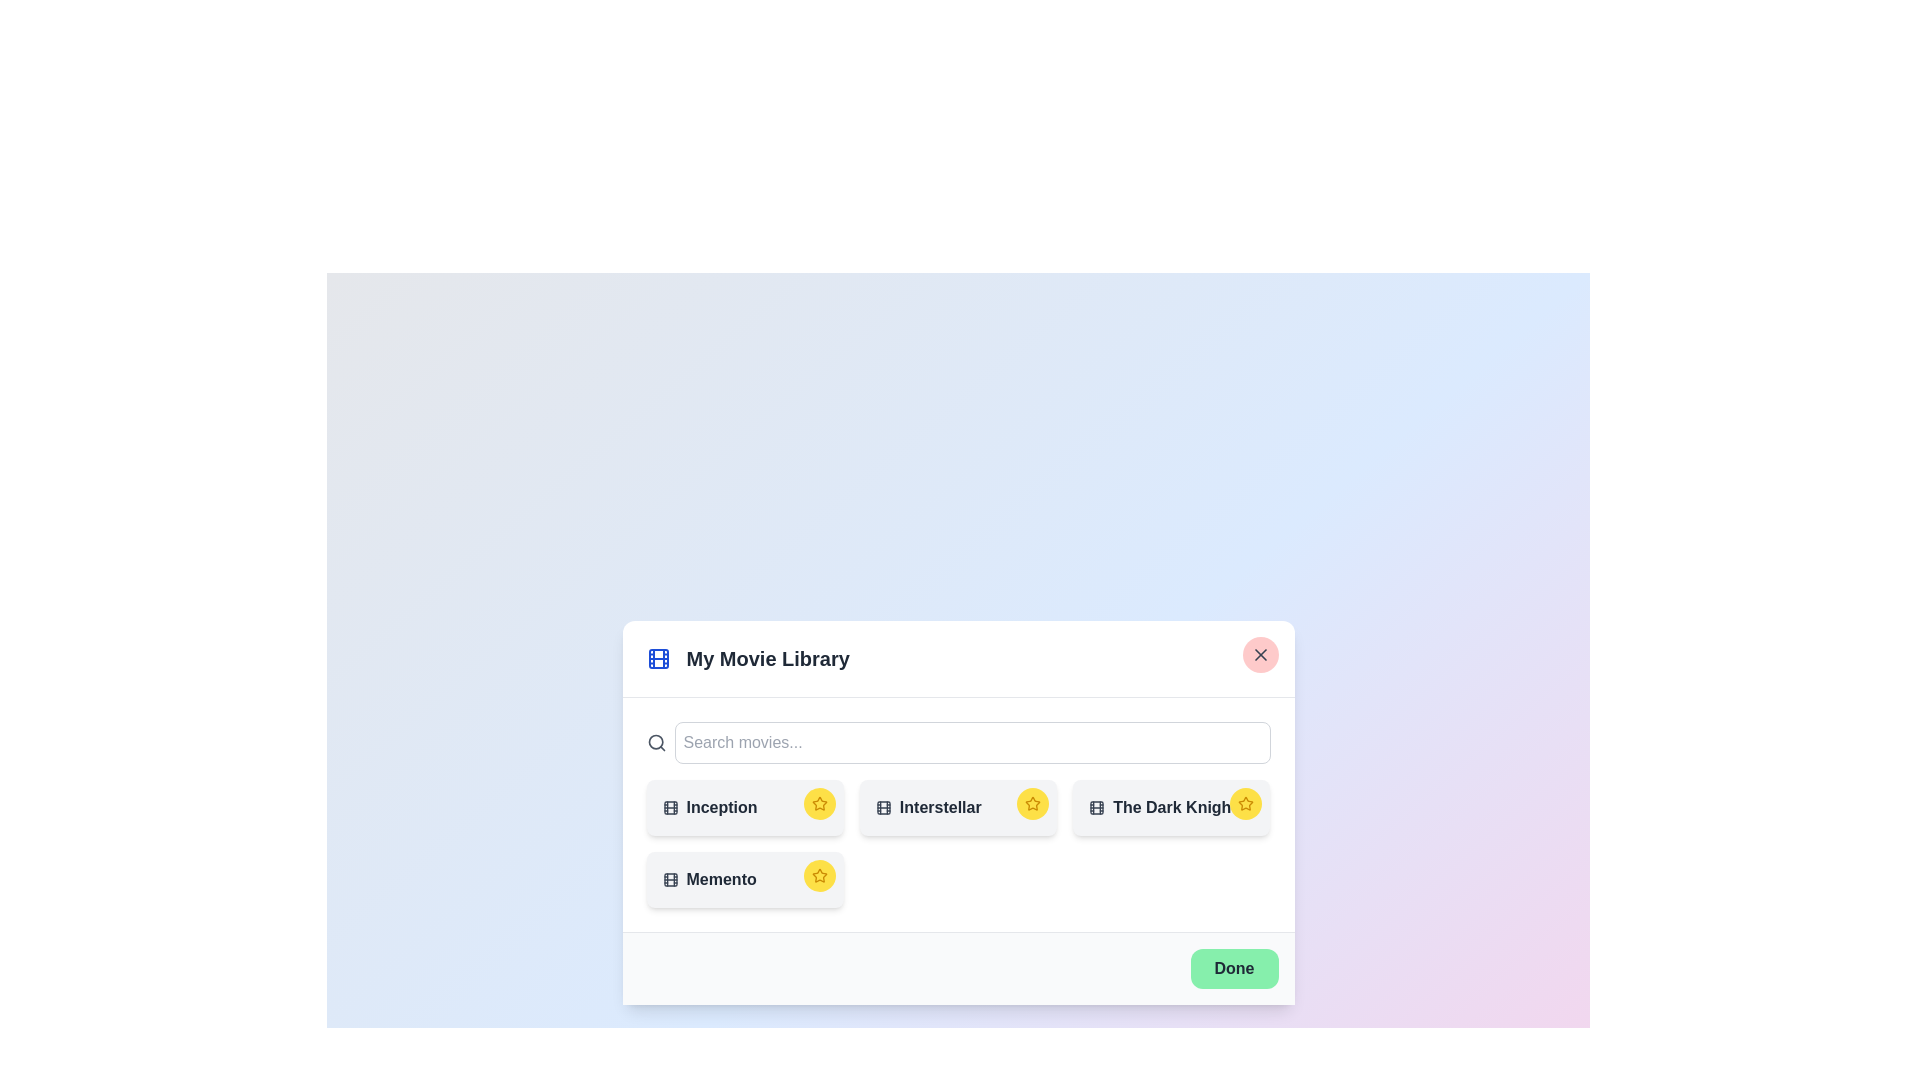  I want to click on the close button located at the top-right corner of the modal titled 'My Movie Library', so click(1259, 655).